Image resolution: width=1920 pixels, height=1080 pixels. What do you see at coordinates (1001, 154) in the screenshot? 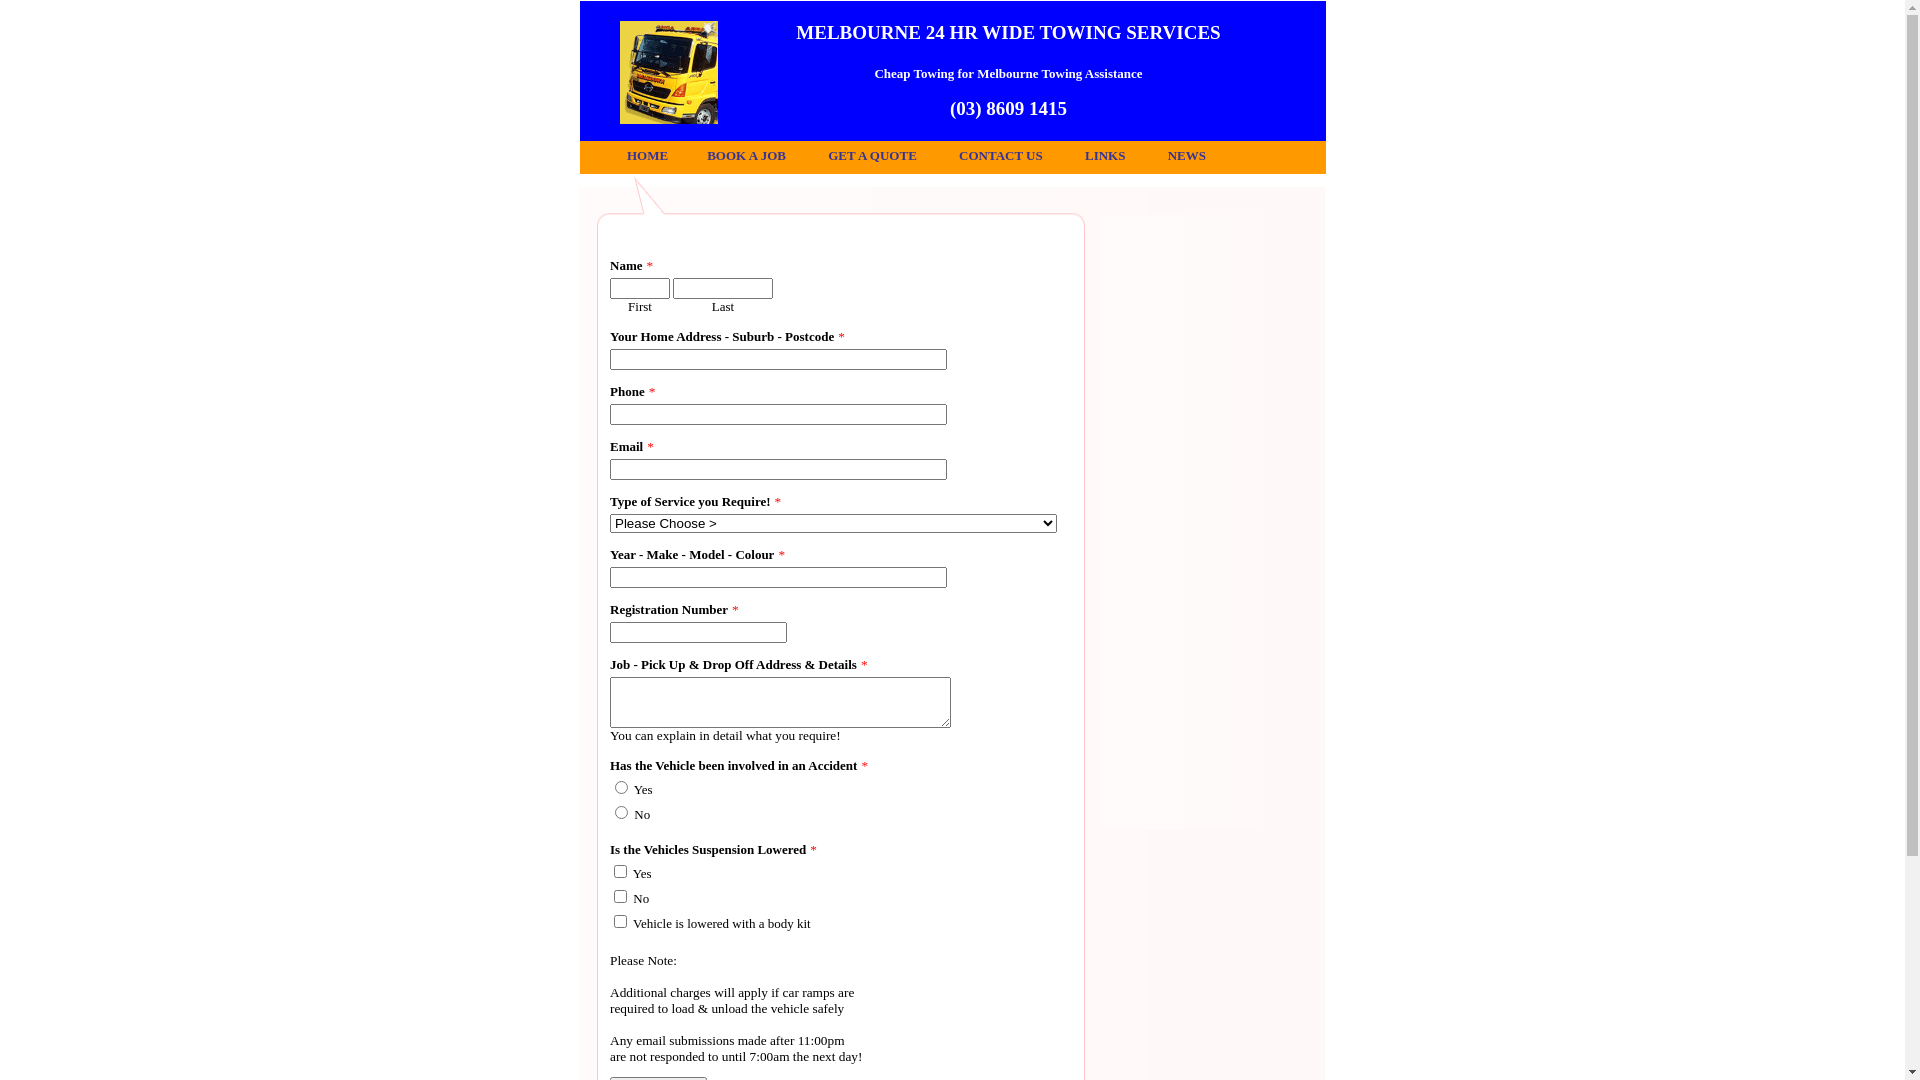
I see `'CONTACT US'` at bounding box center [1001, 154].